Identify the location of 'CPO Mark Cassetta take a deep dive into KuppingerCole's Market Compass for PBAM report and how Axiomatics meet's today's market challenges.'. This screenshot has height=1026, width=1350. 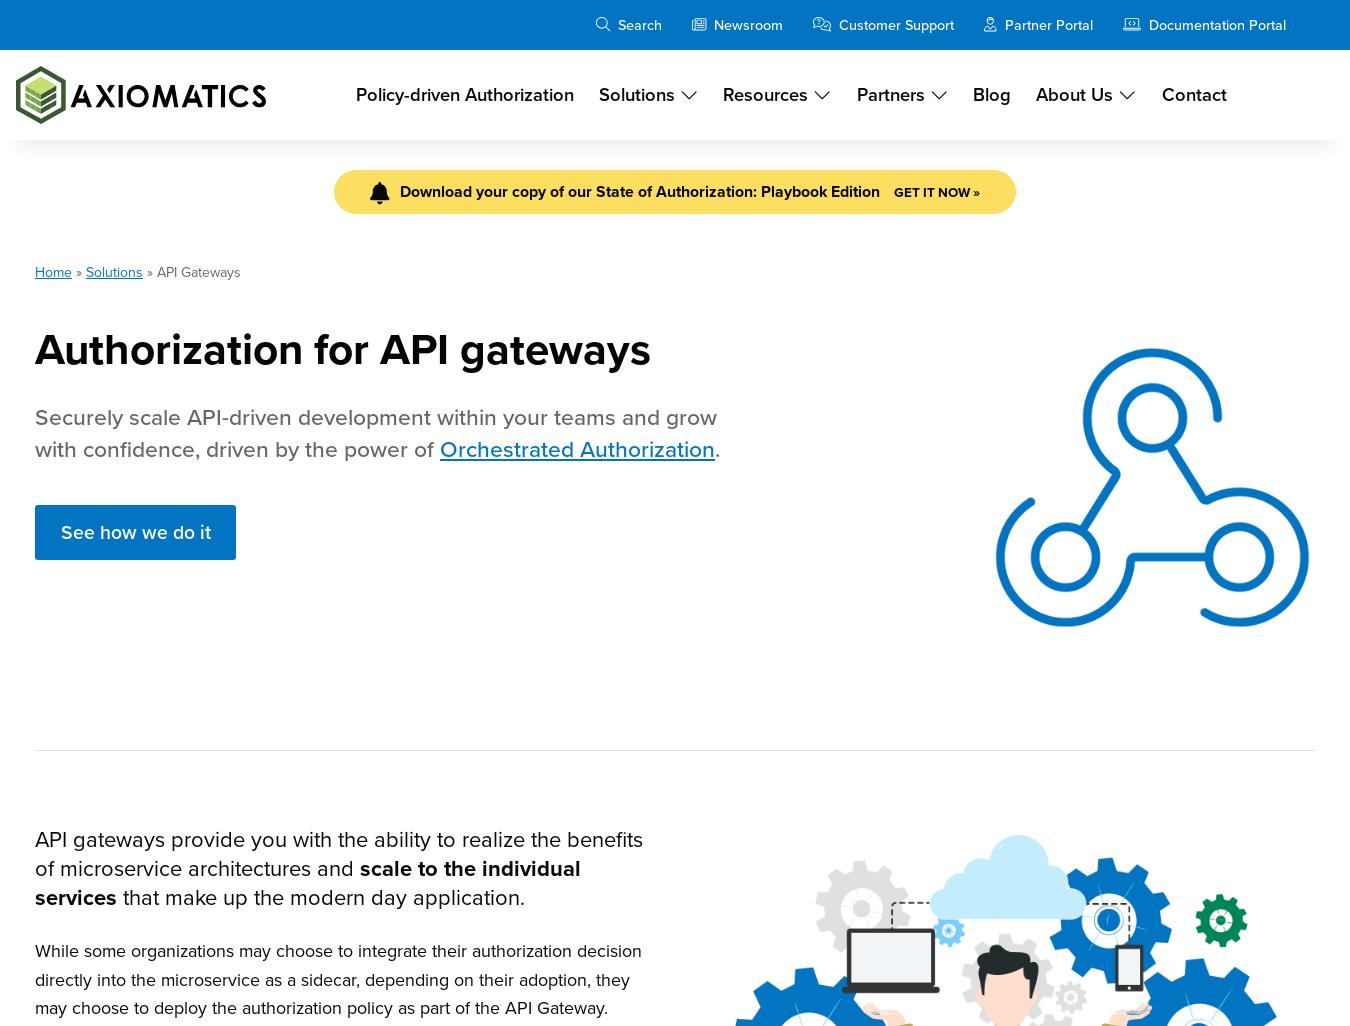
(886, 585).